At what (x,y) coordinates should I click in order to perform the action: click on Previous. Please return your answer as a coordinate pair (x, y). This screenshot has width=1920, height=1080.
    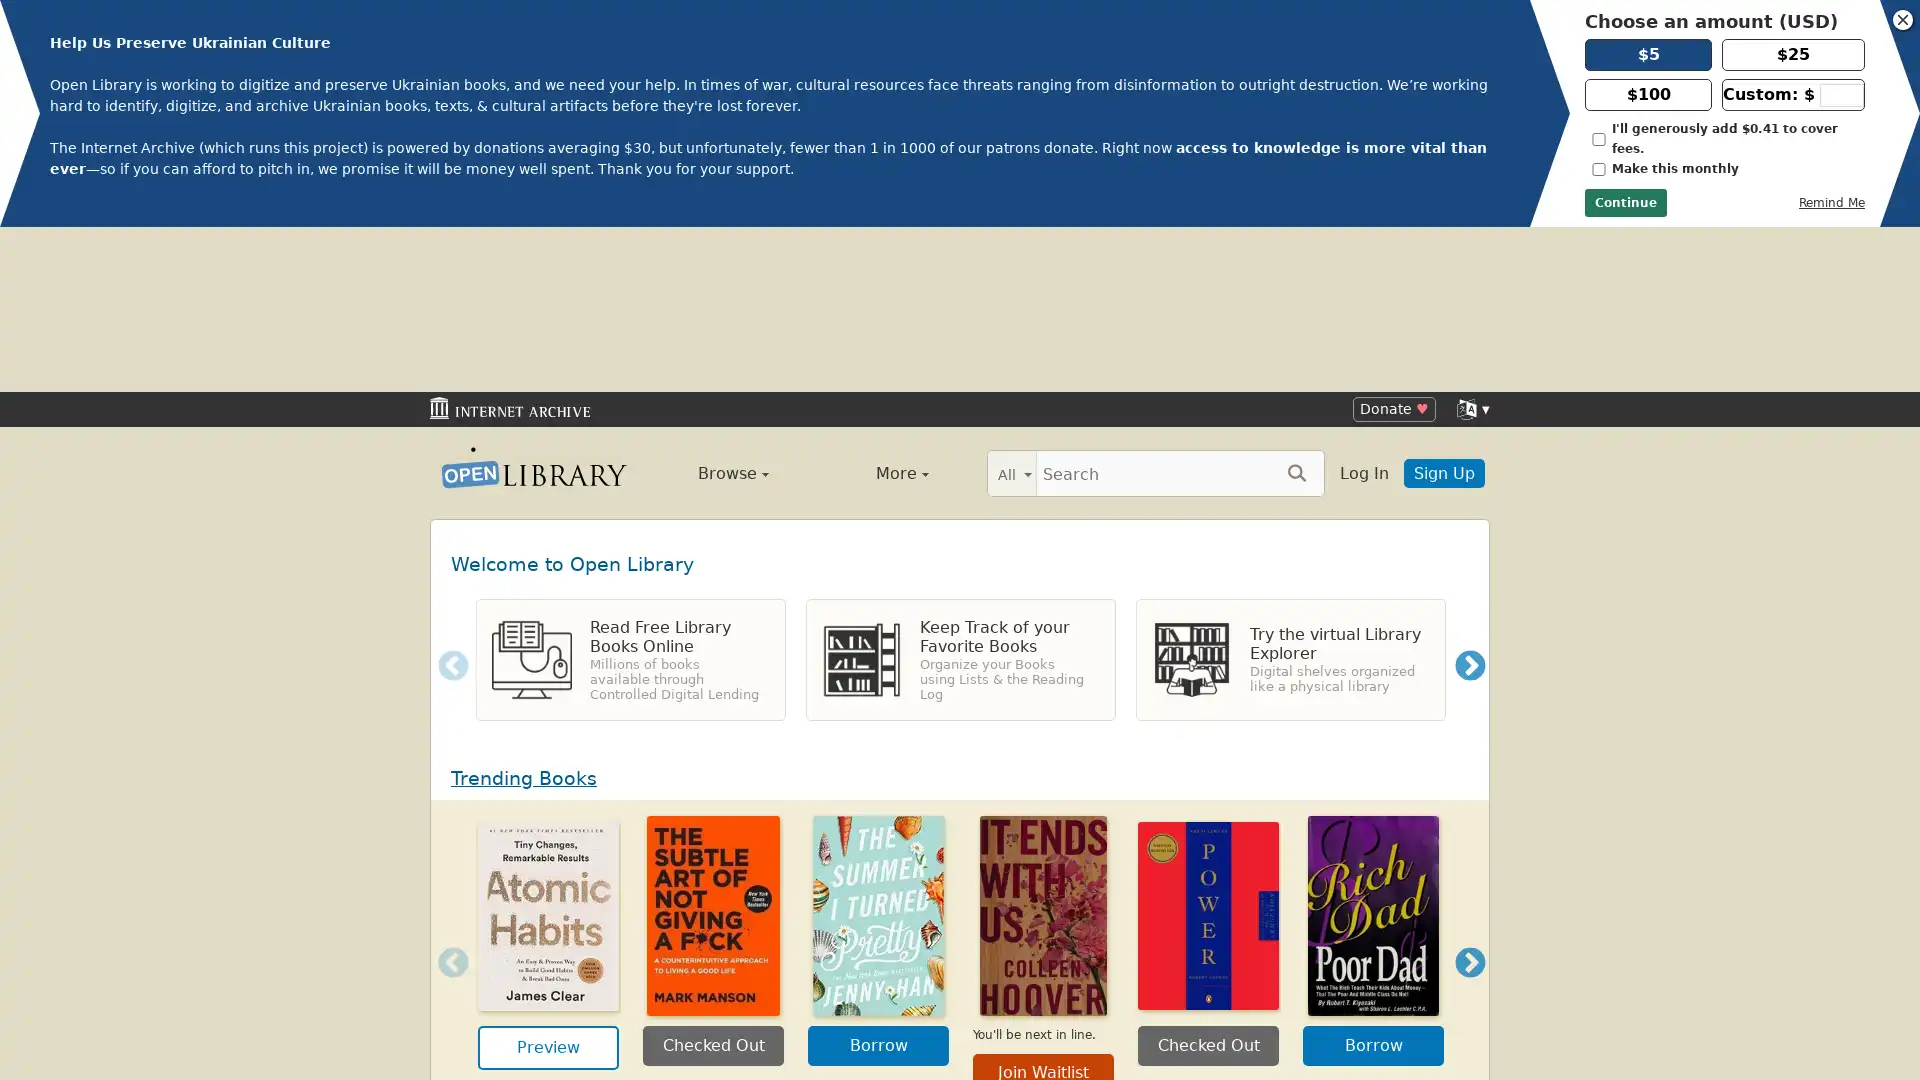
    Looking at the image, I should click on (445, 500).